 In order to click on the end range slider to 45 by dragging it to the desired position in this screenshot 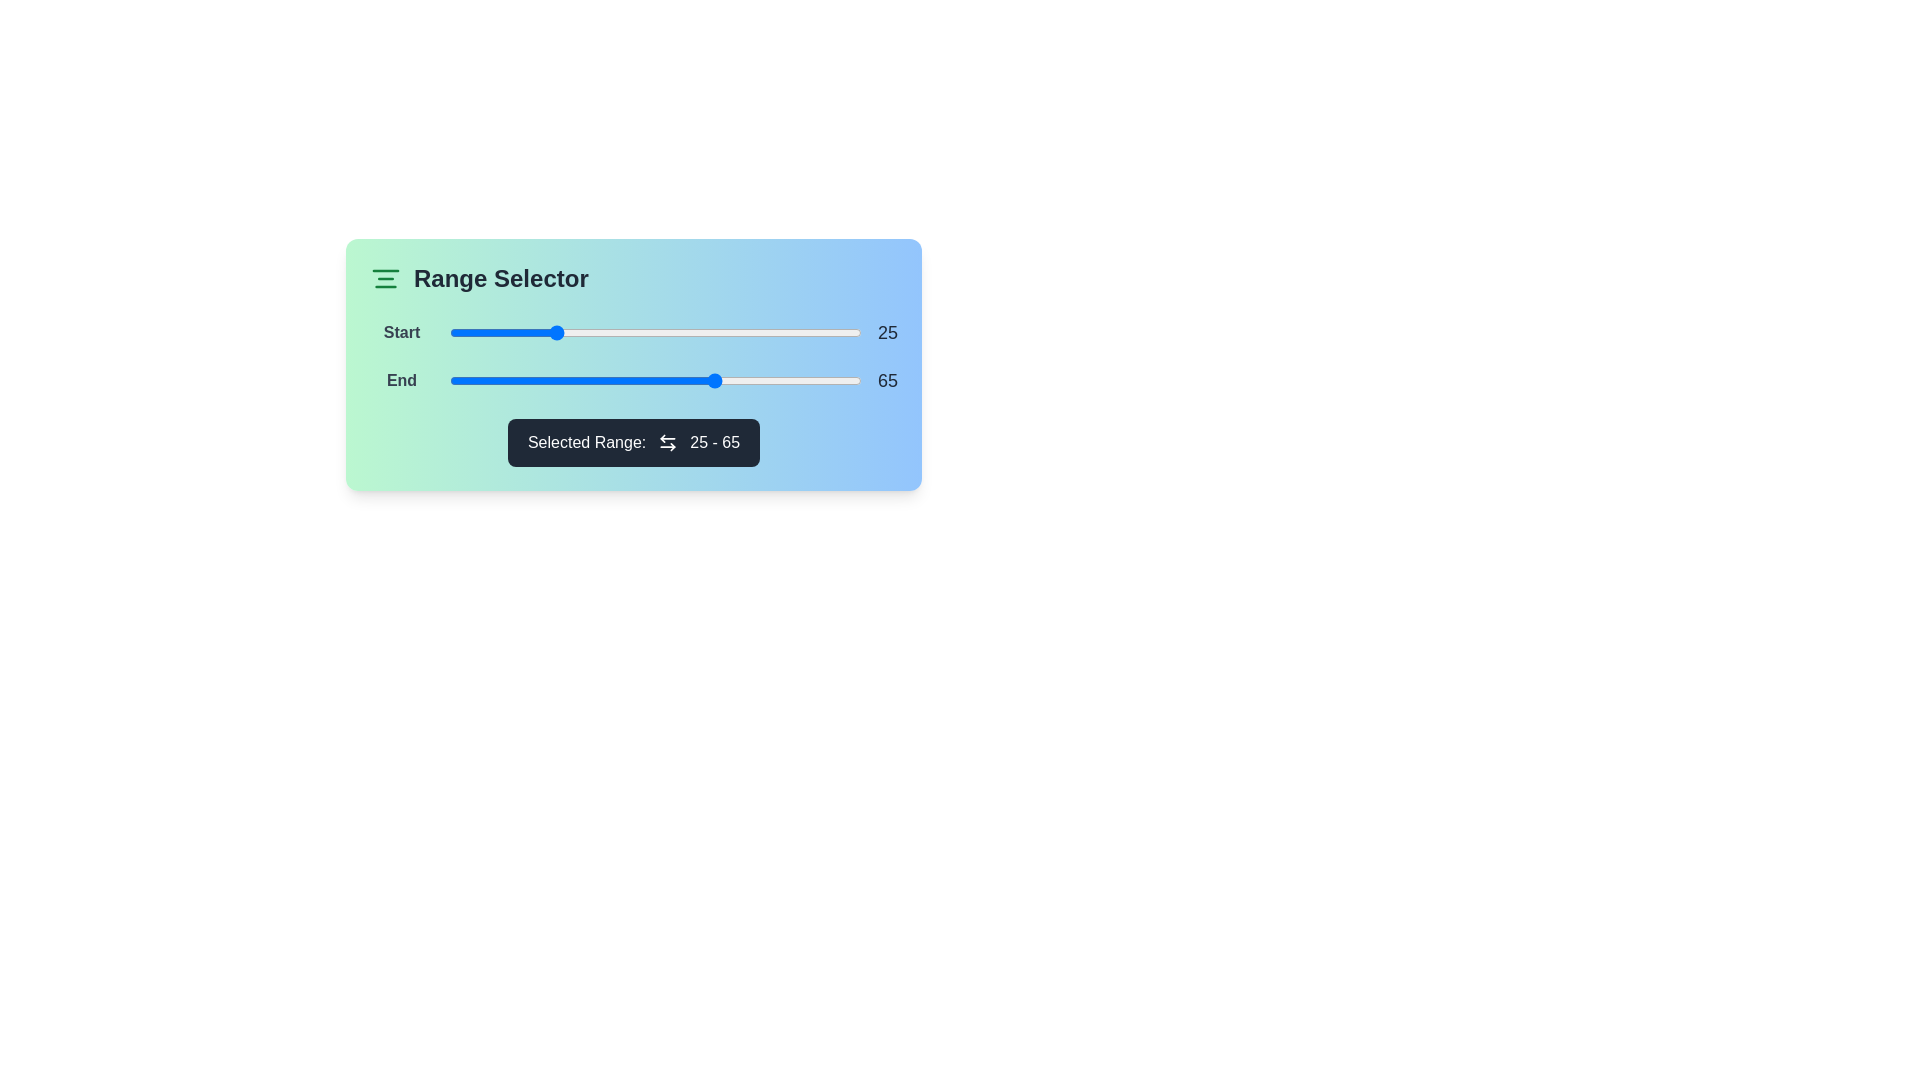, I will do `click(634, 381)`.